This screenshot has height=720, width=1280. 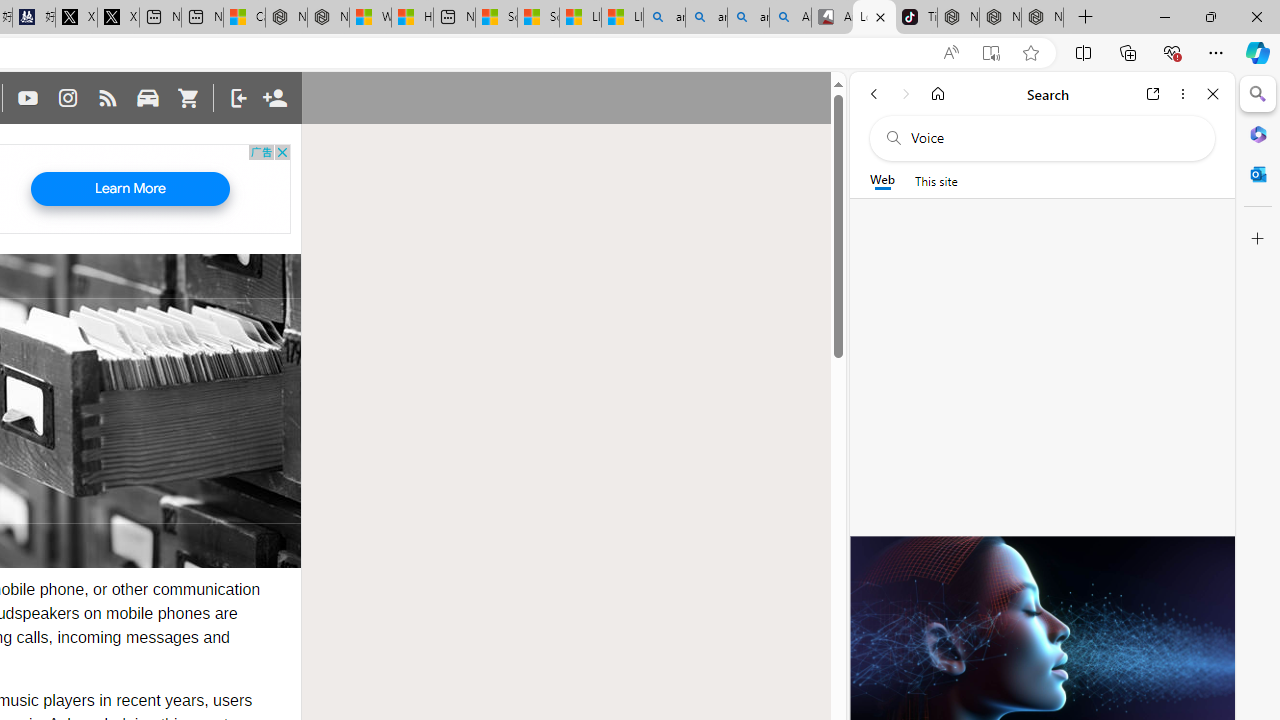 I want to click on 'Amazon Echo Robot - Search Images', so click(x=790, y=17).